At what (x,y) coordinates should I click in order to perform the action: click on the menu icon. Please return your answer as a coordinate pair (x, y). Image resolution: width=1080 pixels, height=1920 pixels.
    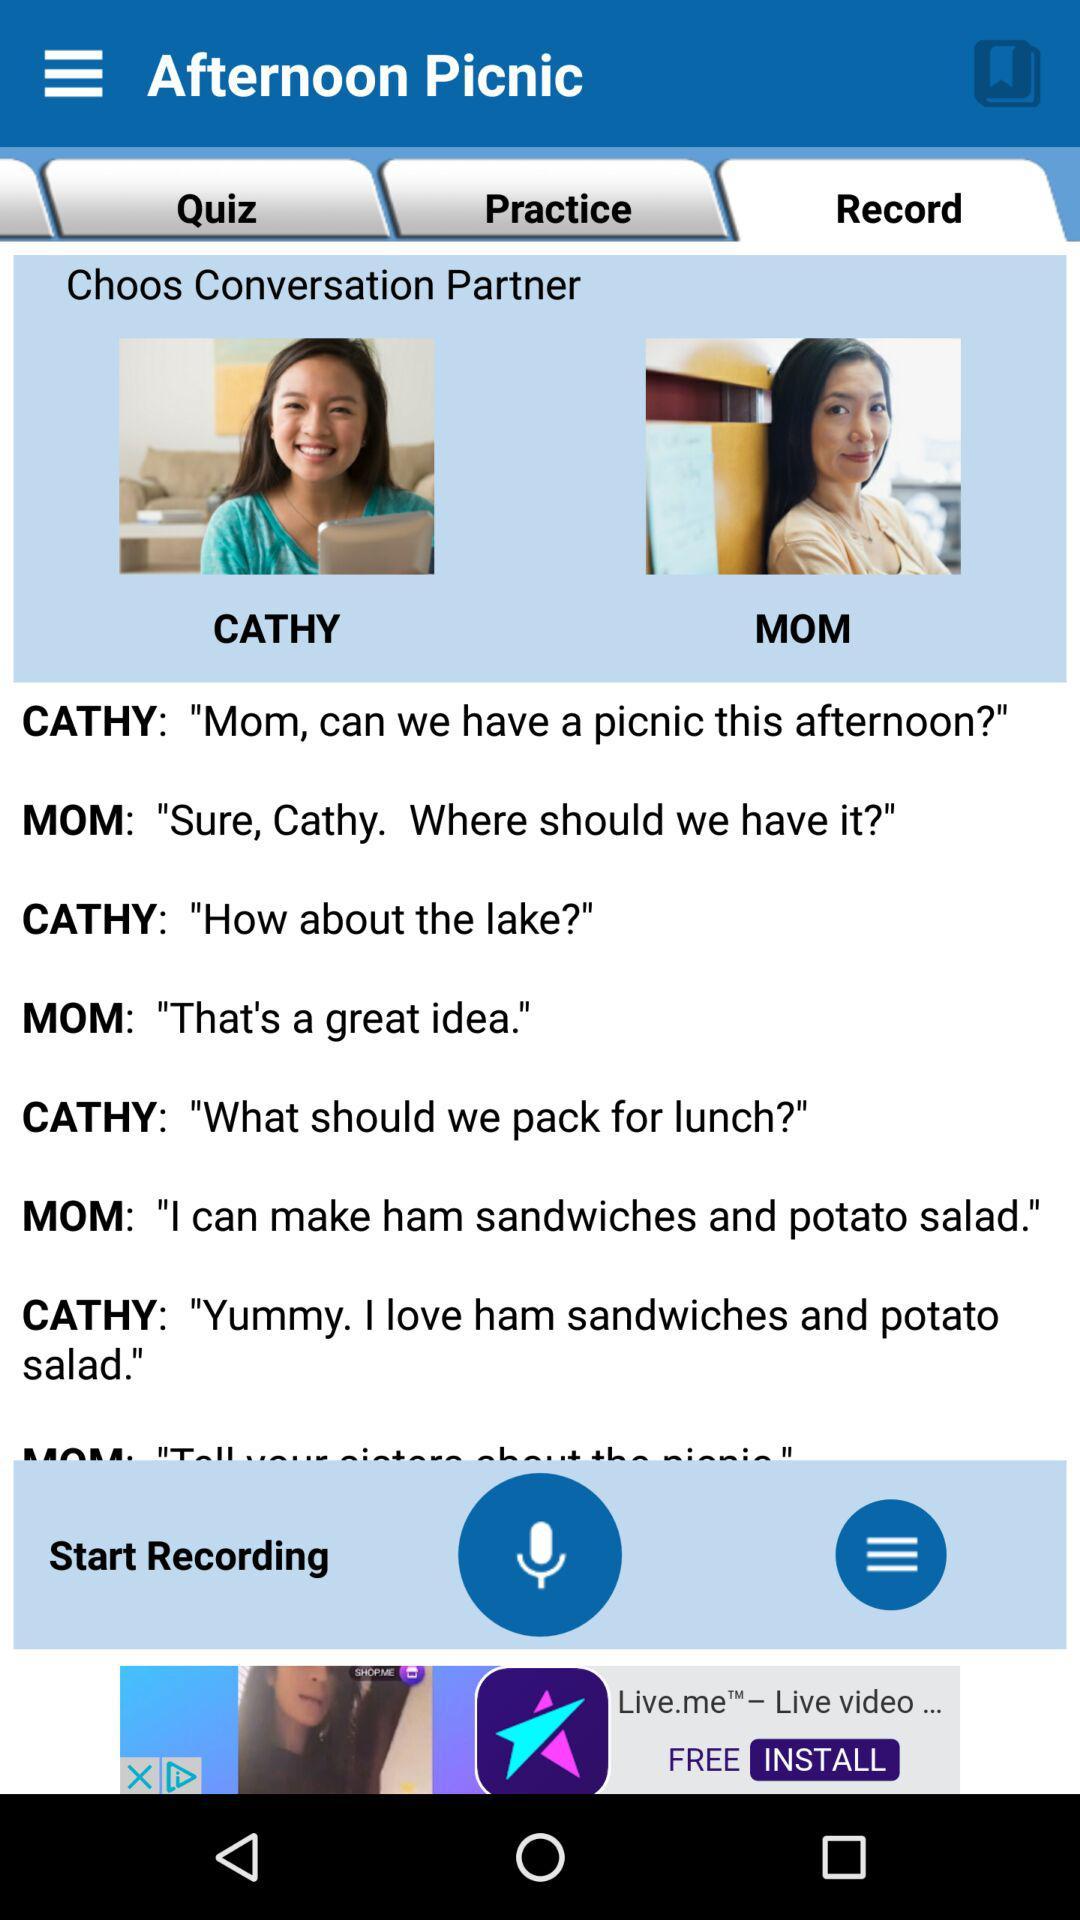
    Looking at the image, I should click on (890, 1553).